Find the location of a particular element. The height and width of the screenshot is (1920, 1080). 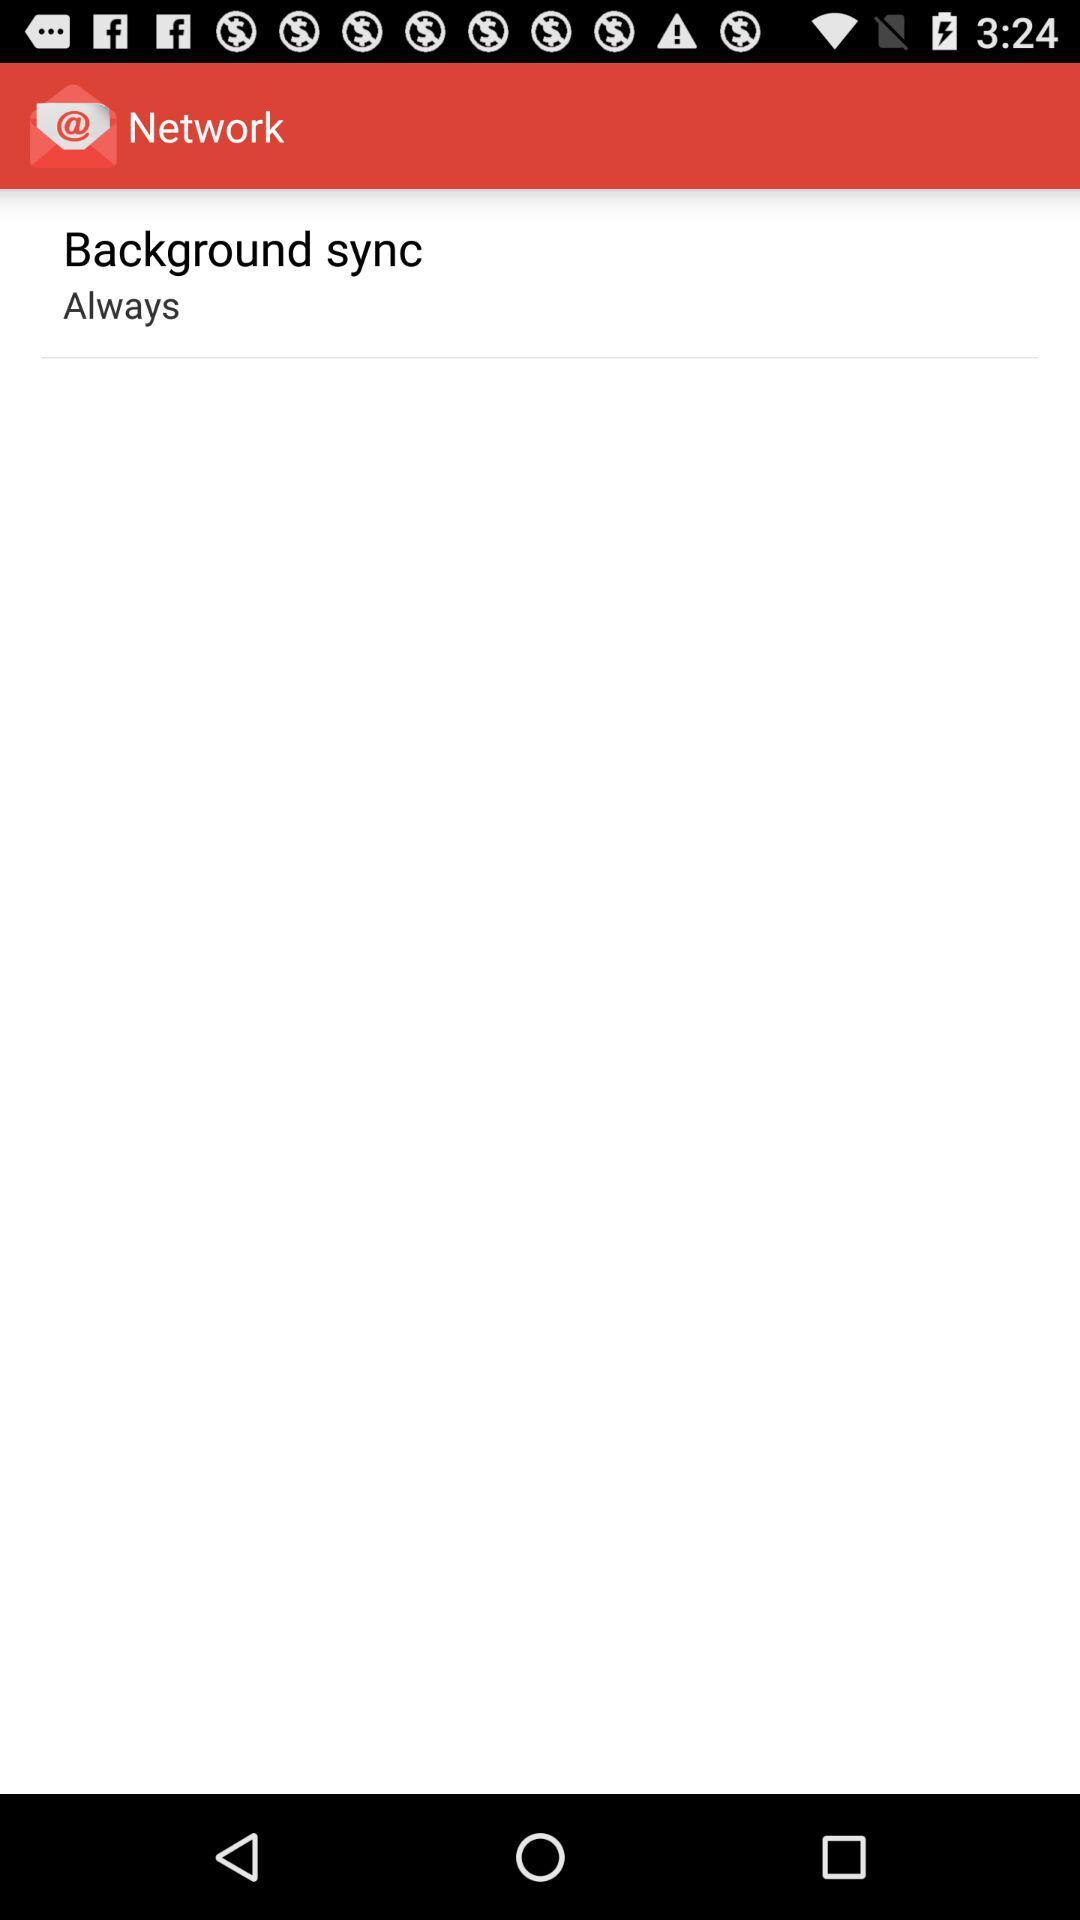

the background sync item is located at coordinates (242, 246).